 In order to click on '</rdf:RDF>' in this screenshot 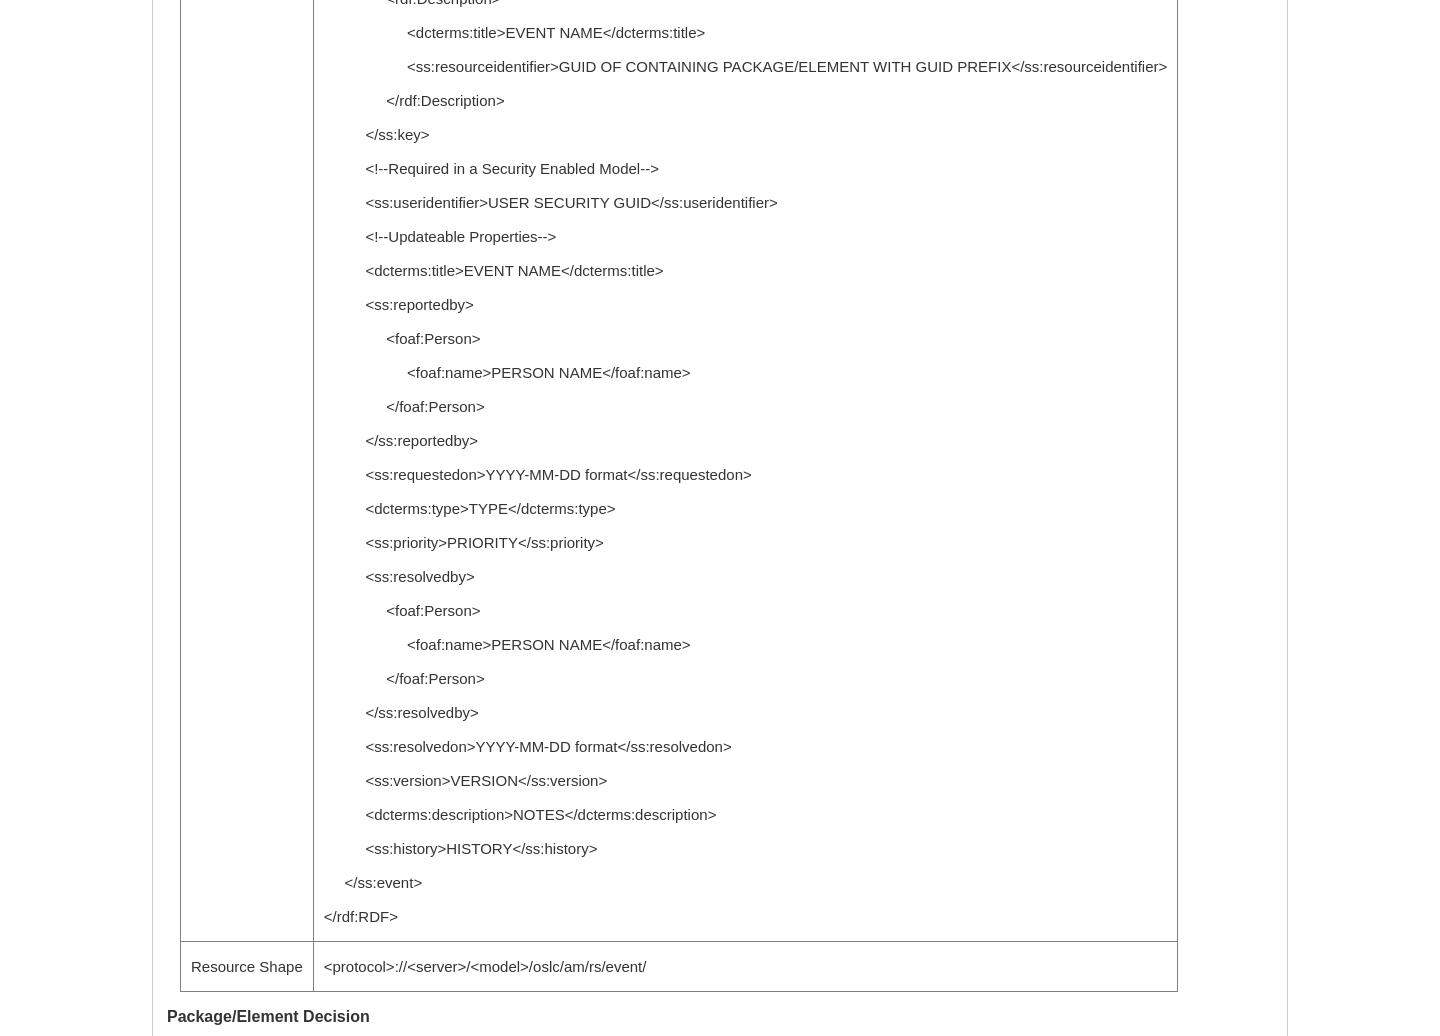, I will do `click(360, 916)`.